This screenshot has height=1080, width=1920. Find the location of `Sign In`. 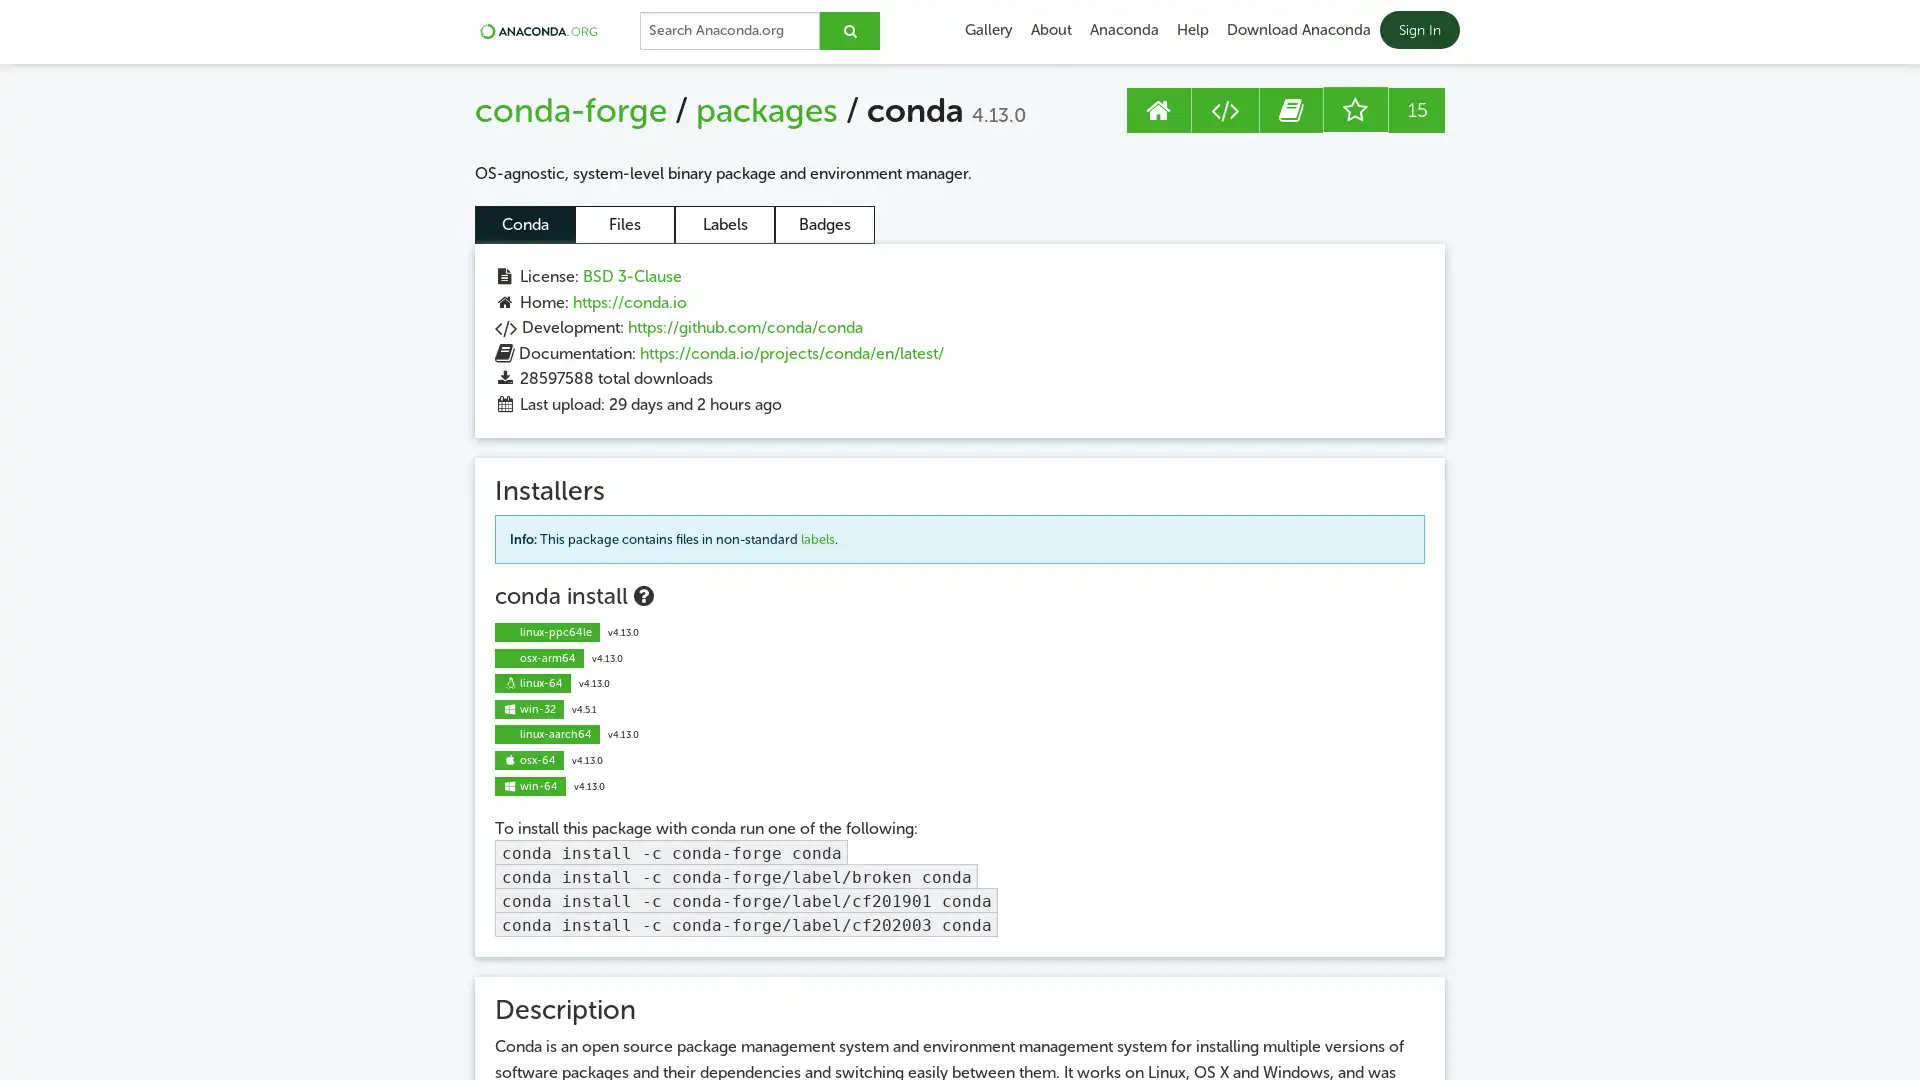

Sign In is located at coordinates (1418, 30).